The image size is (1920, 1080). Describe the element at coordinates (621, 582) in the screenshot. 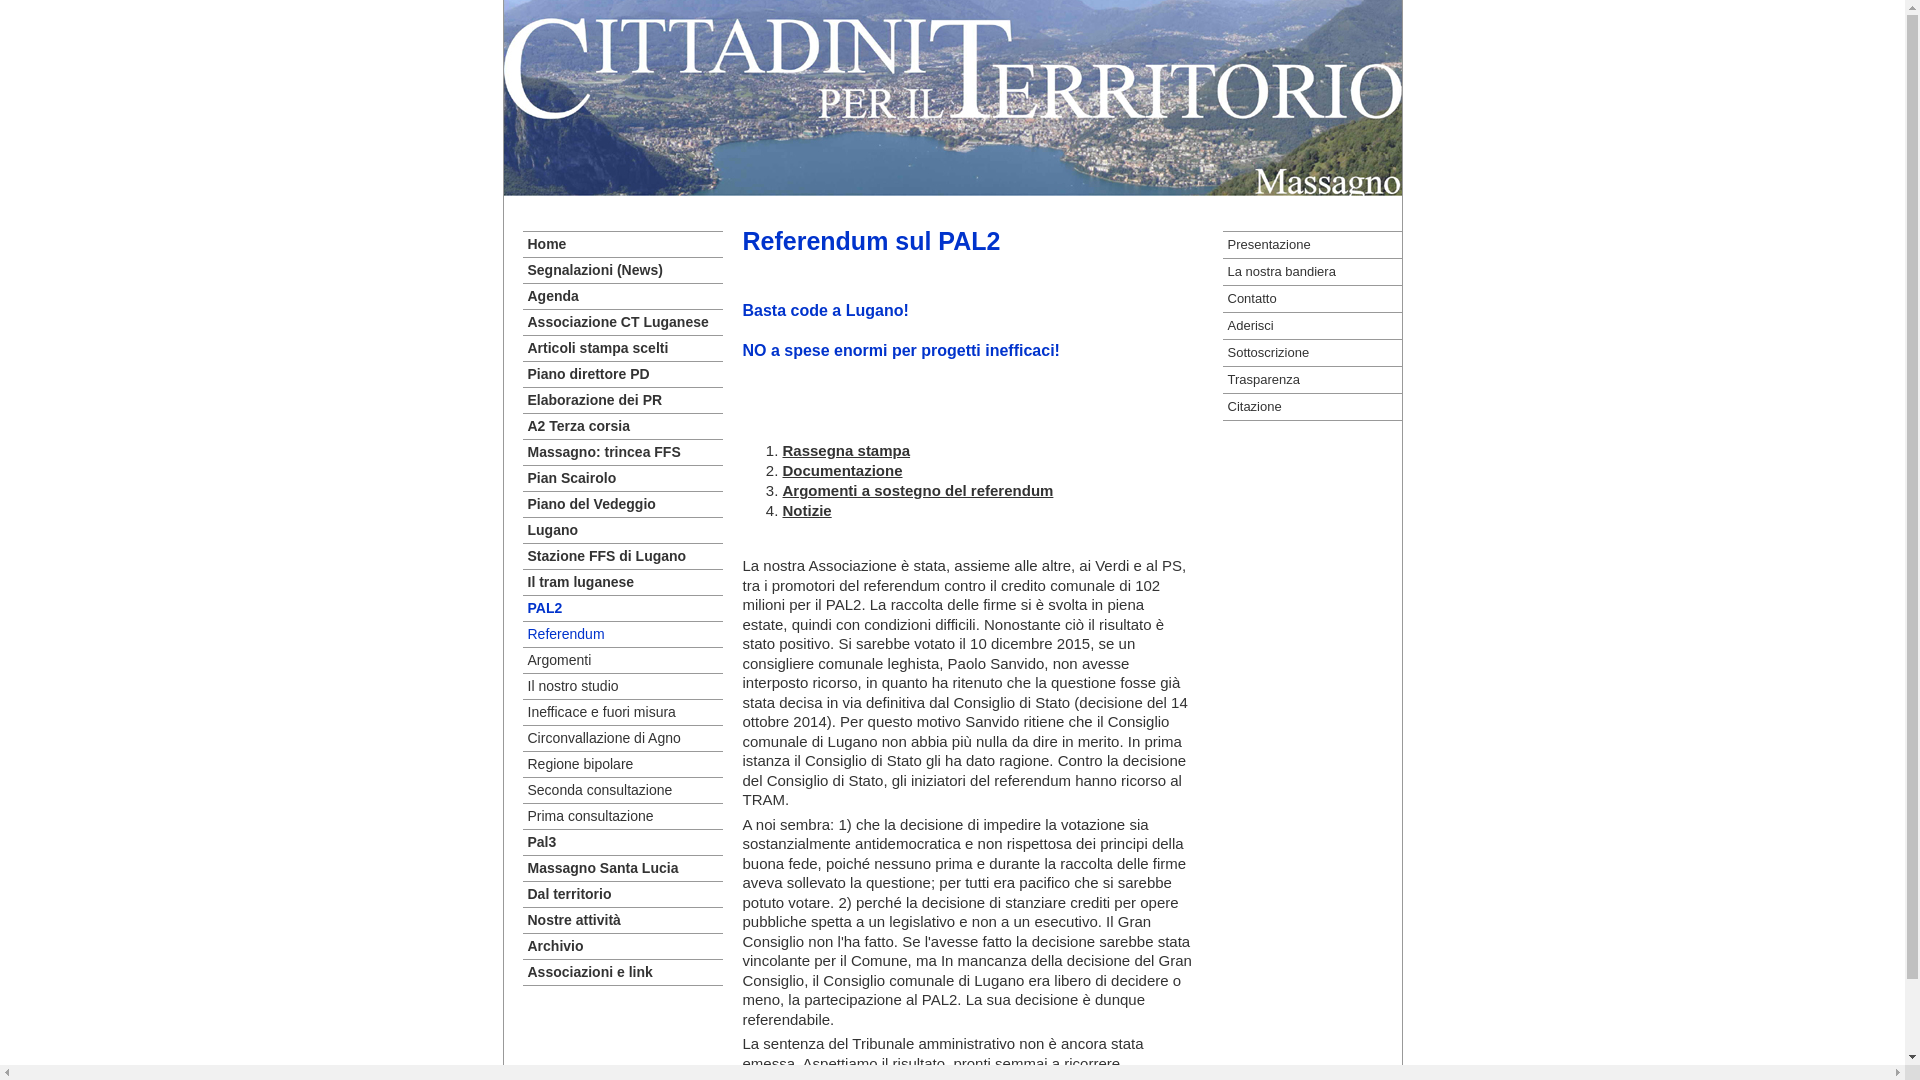

I see `'Il tram luganese'` at that location.